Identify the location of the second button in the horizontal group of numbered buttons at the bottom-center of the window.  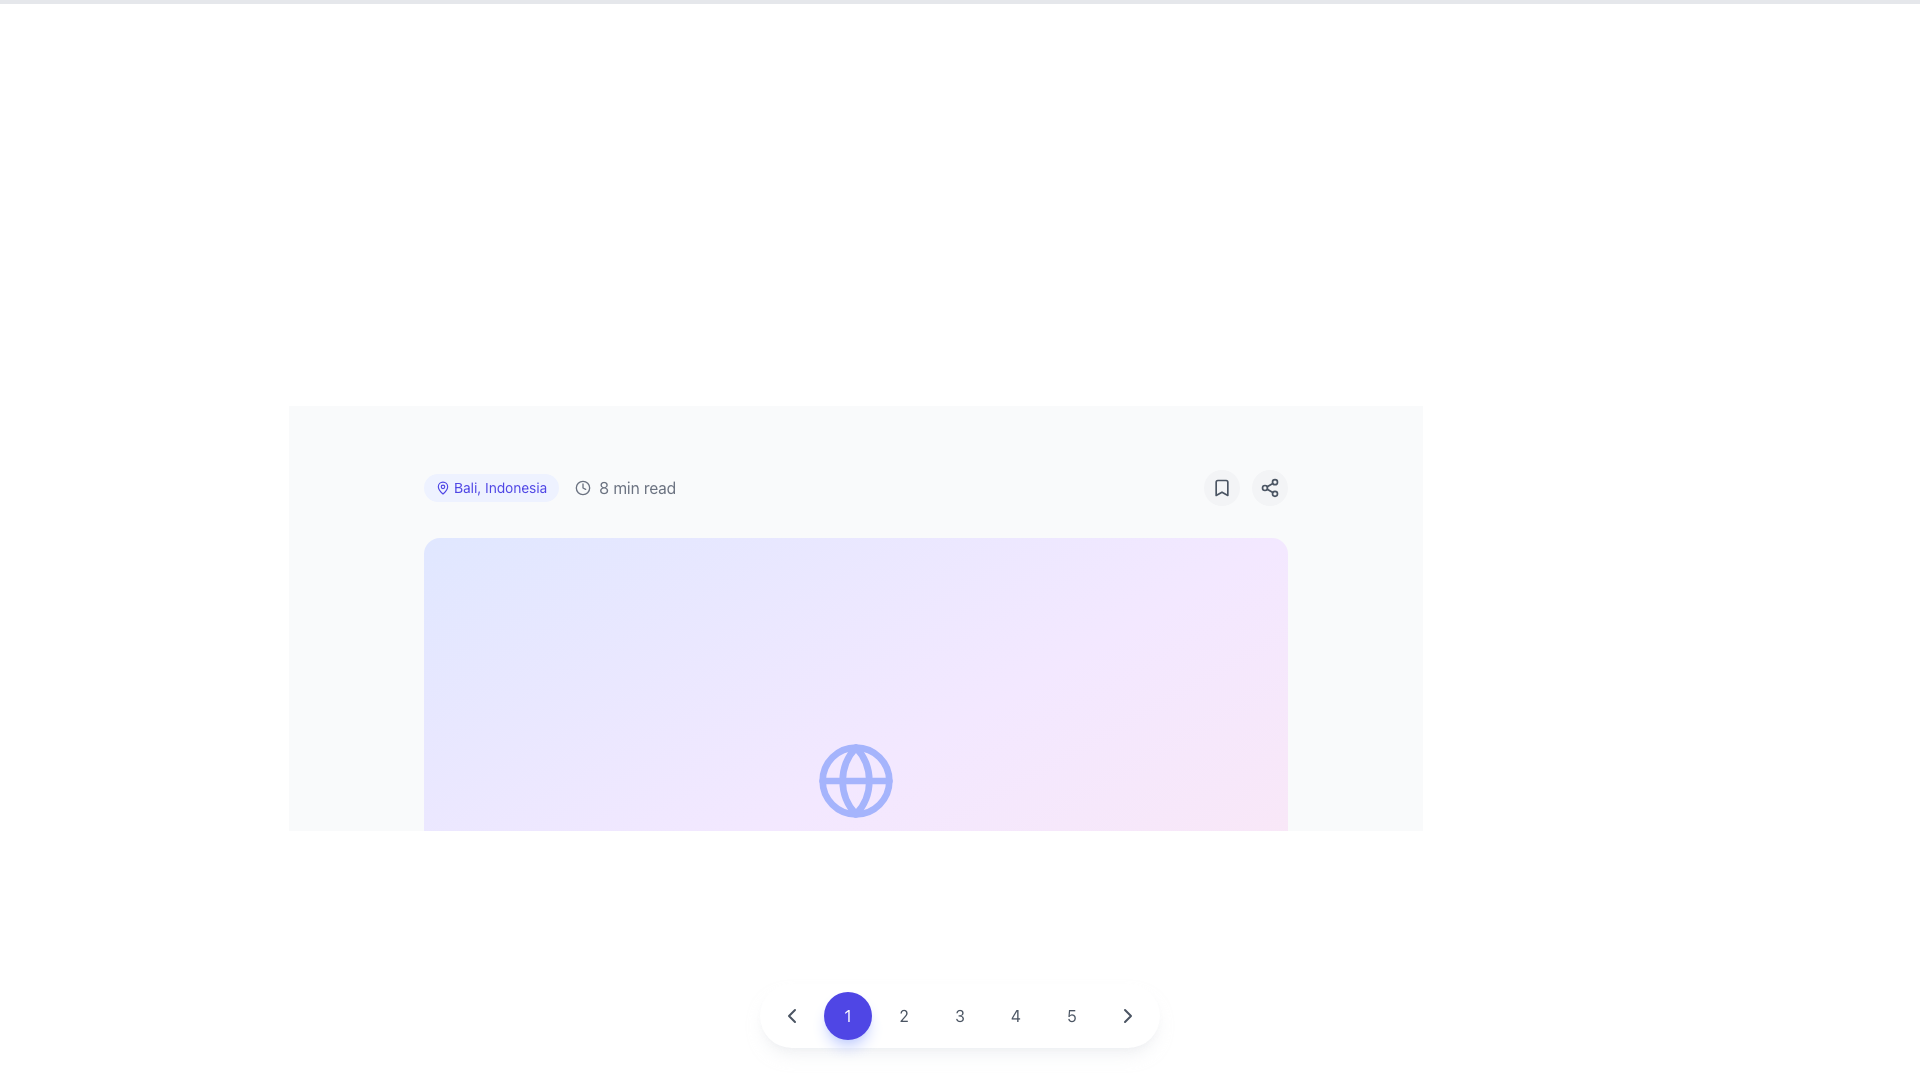
(848, 1015).